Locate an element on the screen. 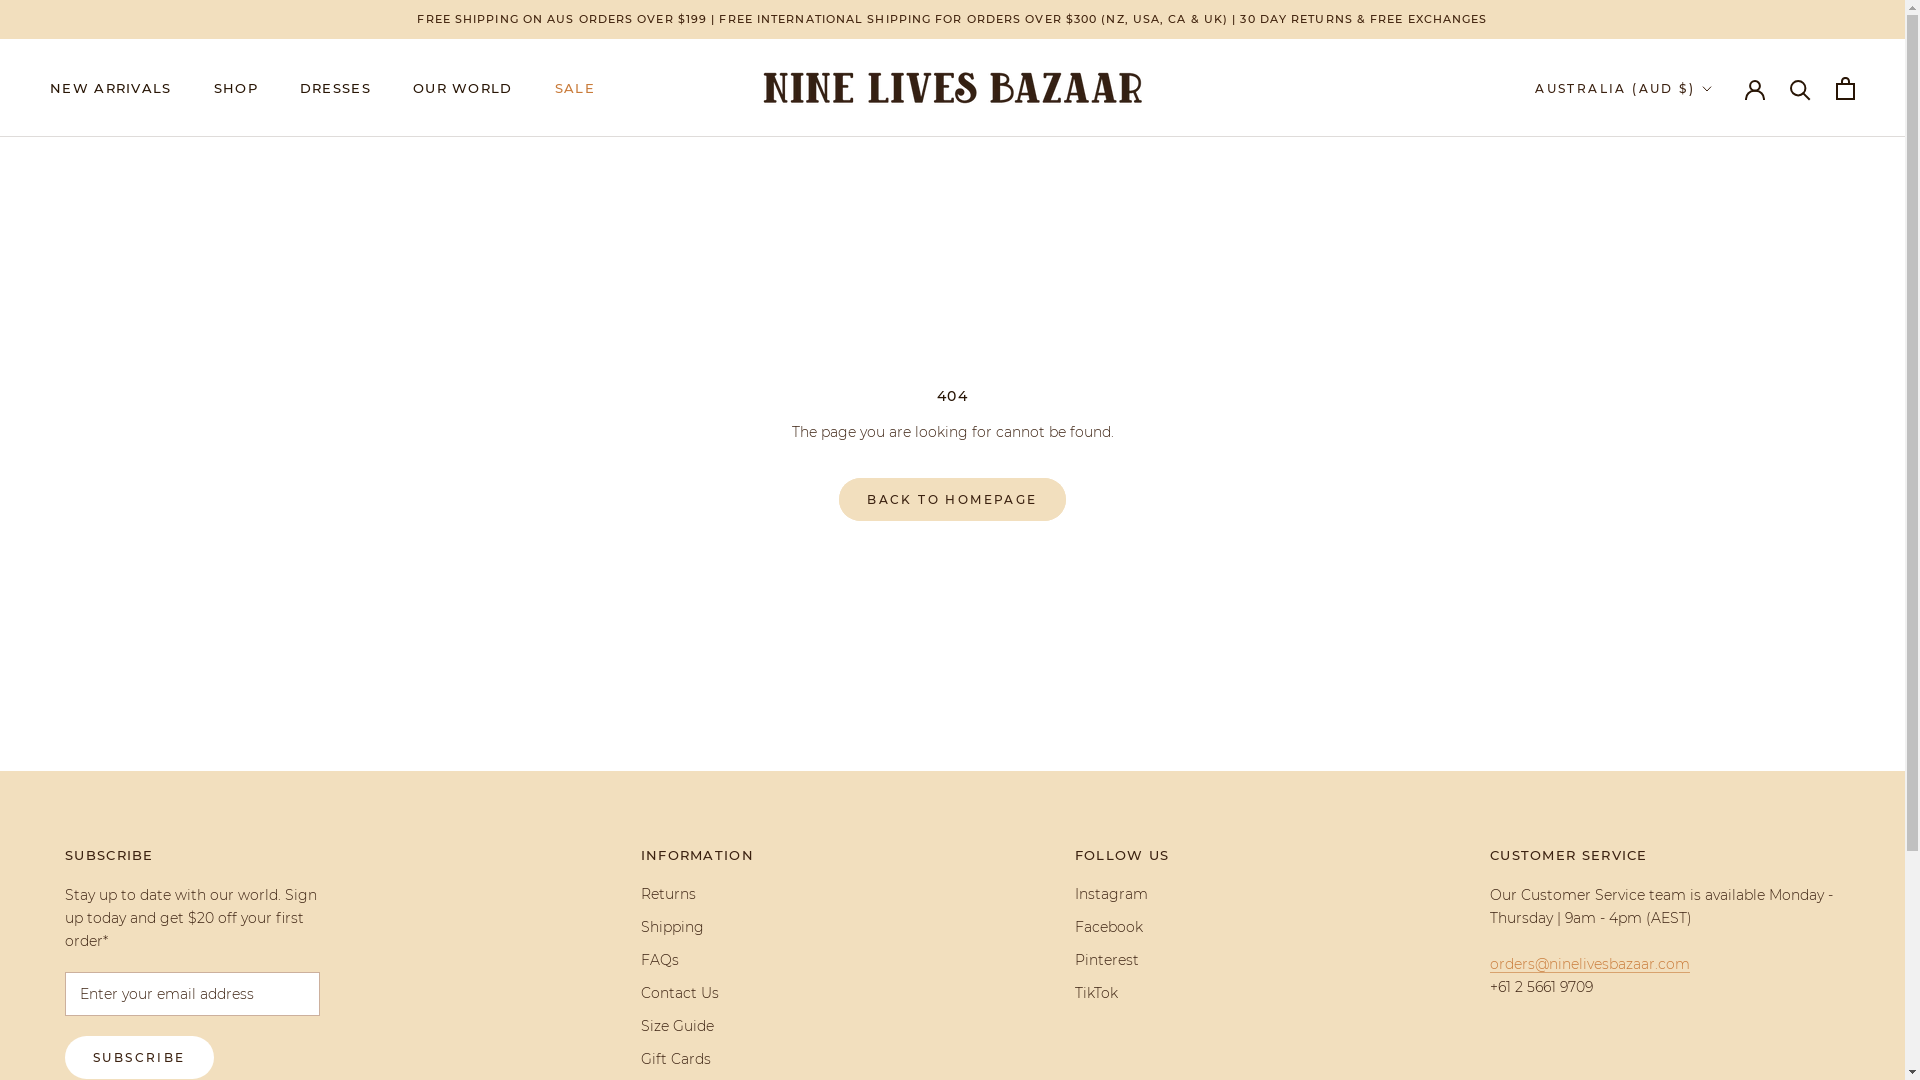  'SALE is located at coordinates (574, 87).